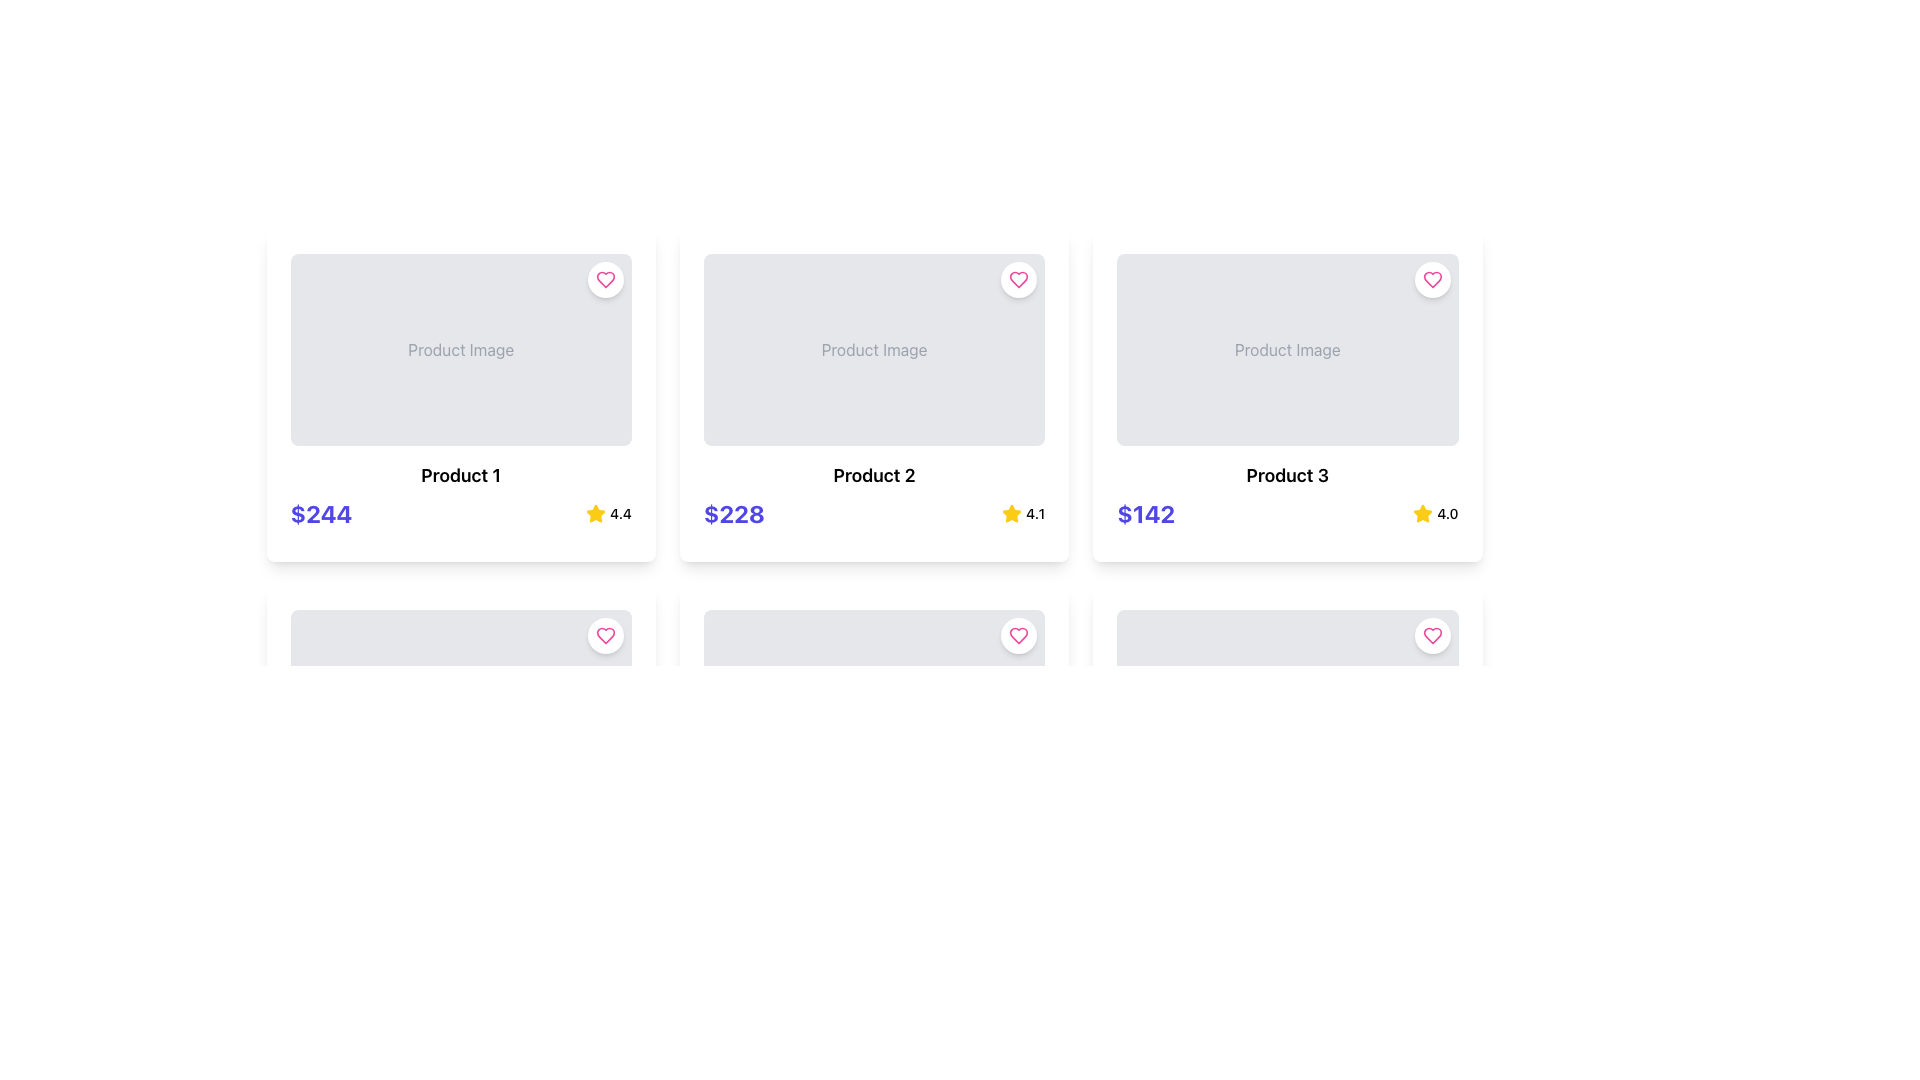 Image resolution: width=1920 pixels, height=1080 pixels. Describe the element at coordinates (460, 396) in the screenshot. I see `the product Card component displaying product information located at the top-left corner of the grid layout` at that location.